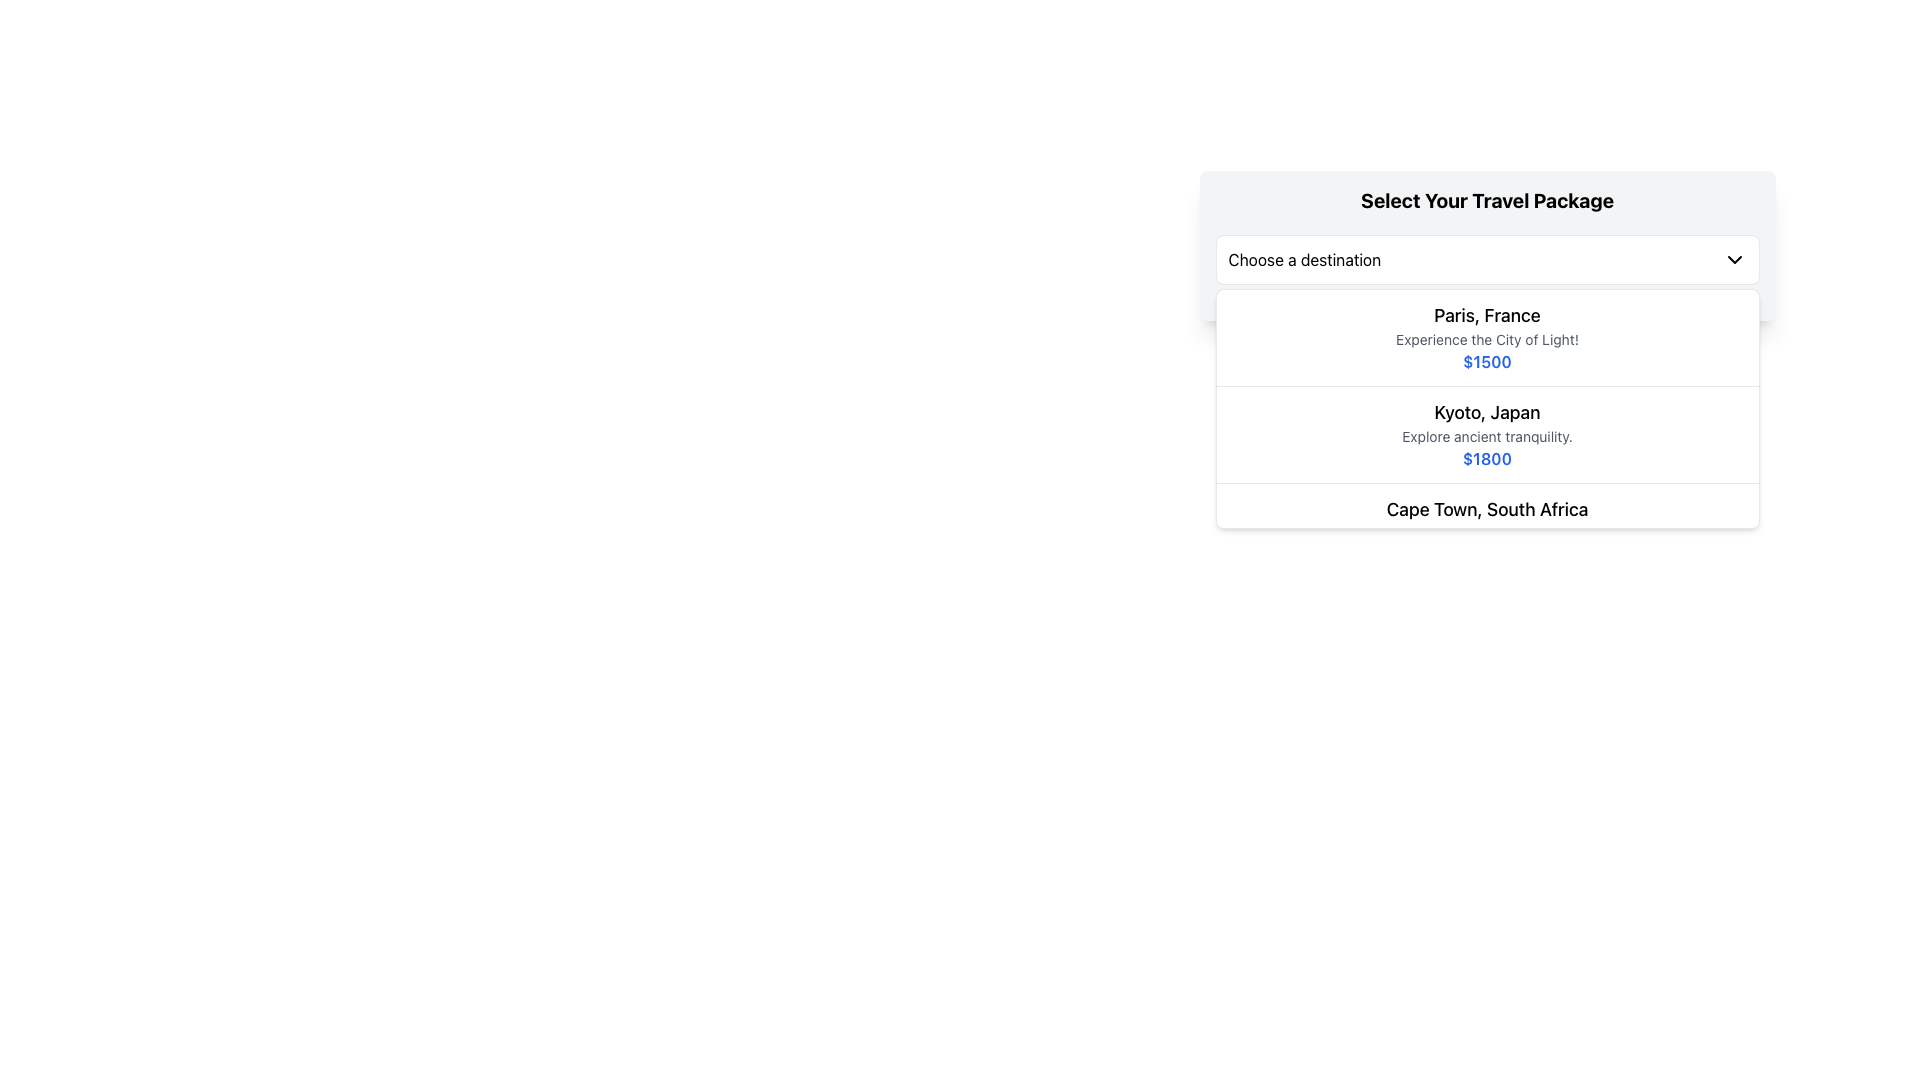 This screenshot has height=1080, width=1920. What do you see at coordinates (1487, 258) in the screenshot?
I see `the dropdown menu labeled 'Choose a destination'` at bounding box center [1487, 258].